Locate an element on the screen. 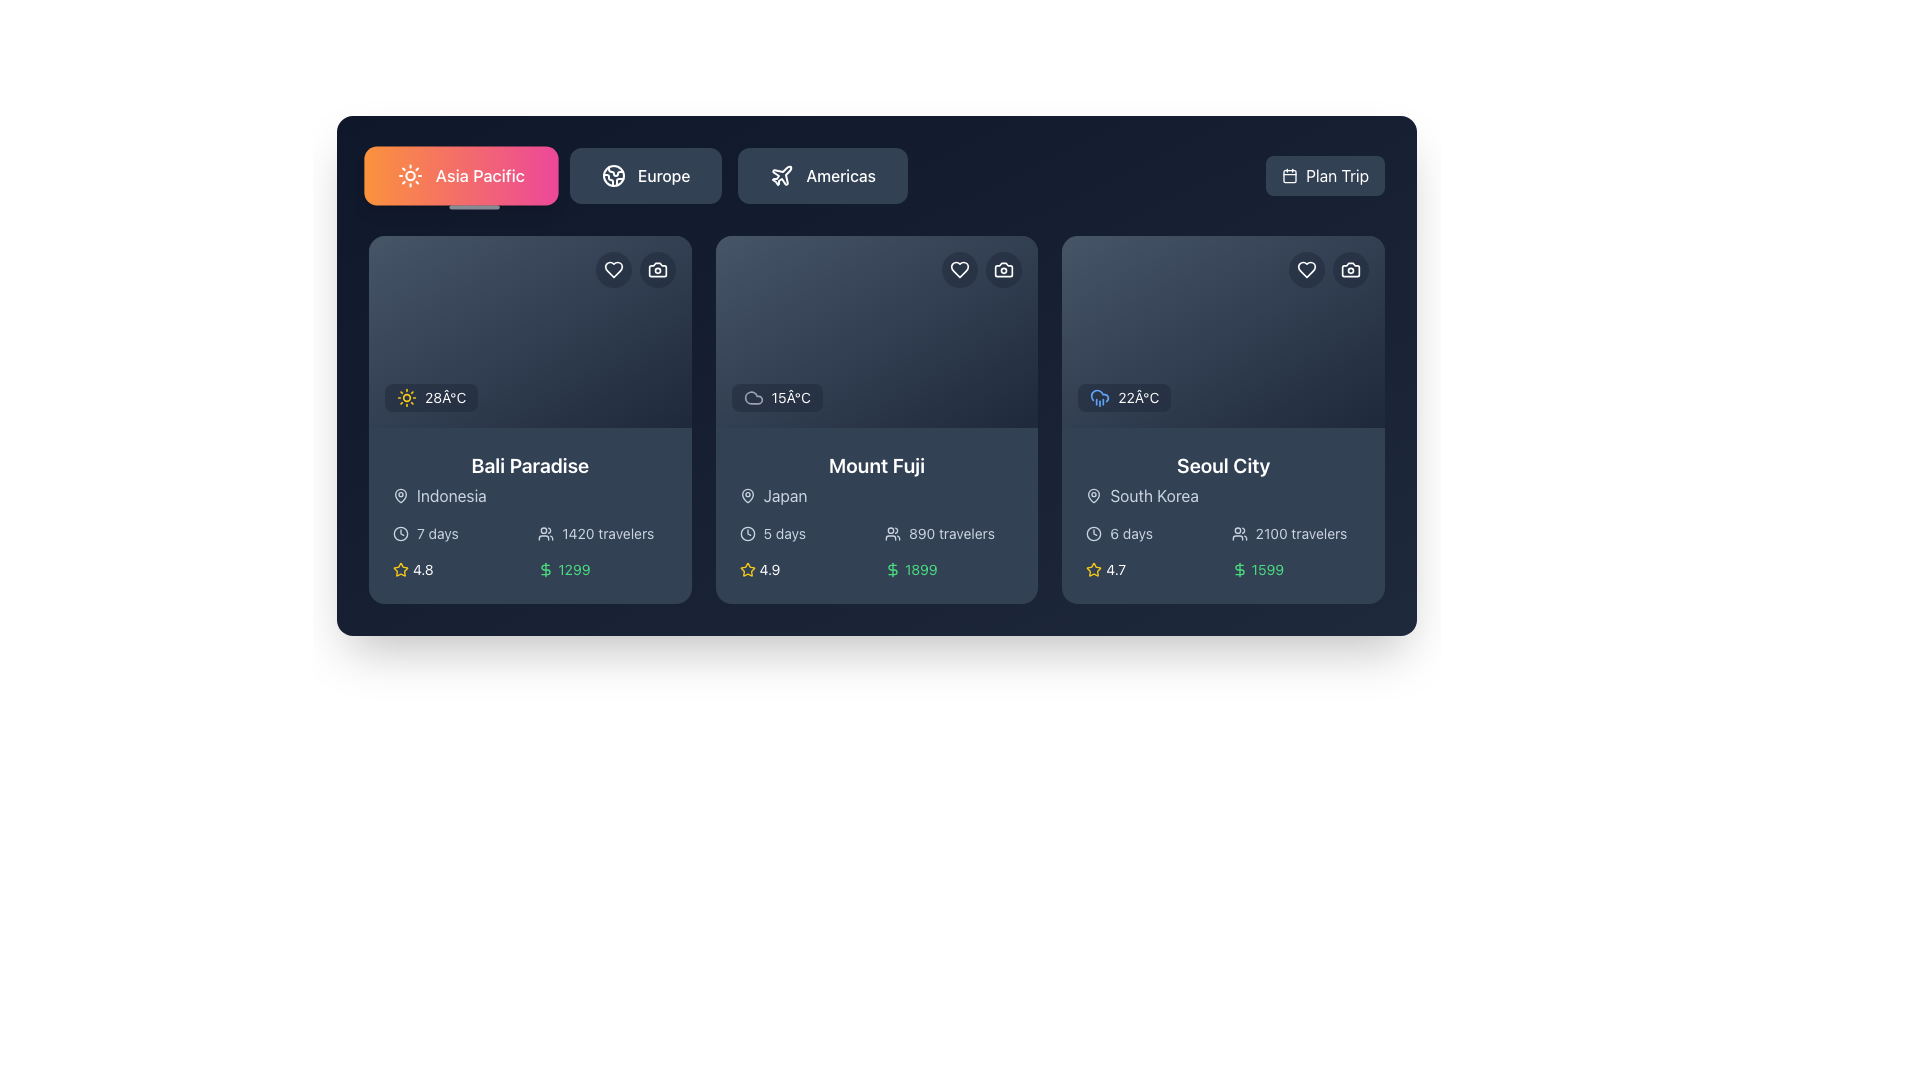 The image size is (1920, 1080). the text label displaying 'Japan', which is aligned next to a map pin icon under the title 'Mount Fuji' in the second card of the main content area is located at coordinates (784, 495).